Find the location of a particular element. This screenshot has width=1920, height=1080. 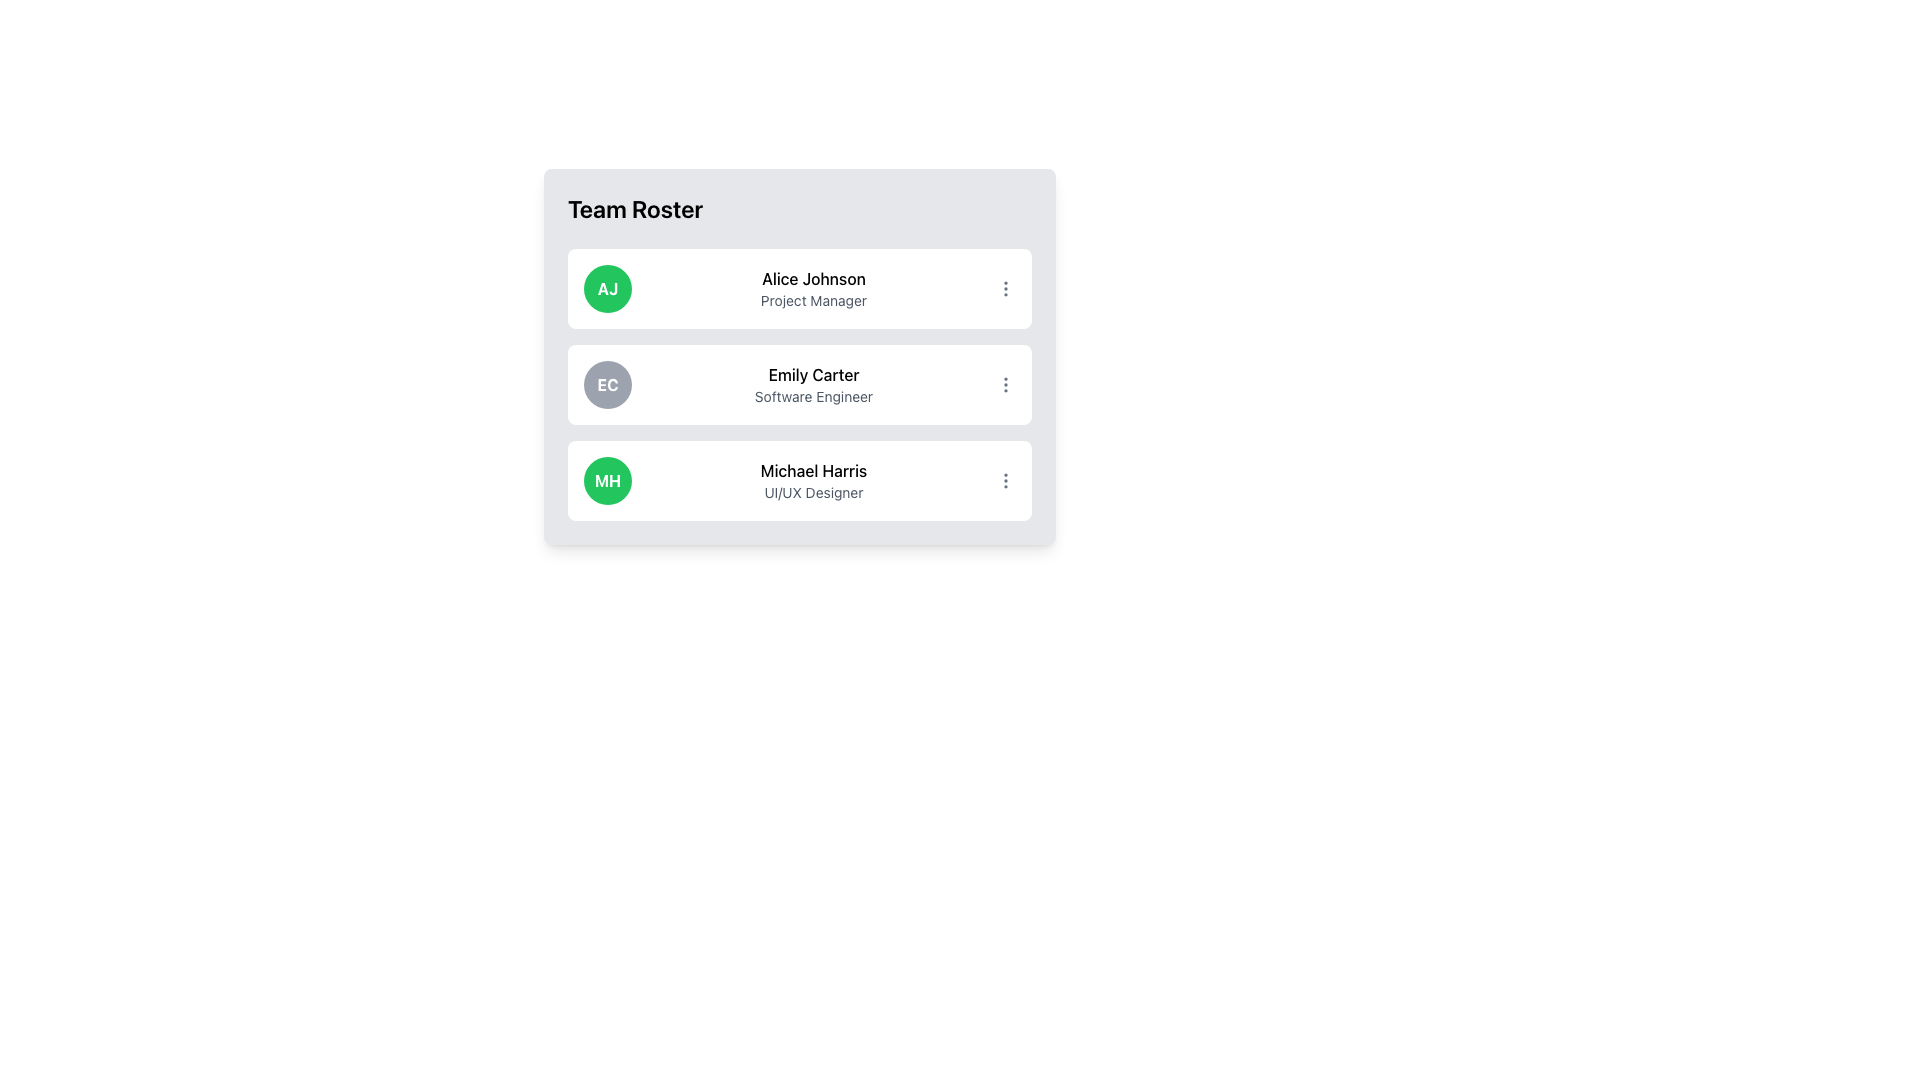

the profile card representing the team member in the roster is located at coordinates (800, 385).